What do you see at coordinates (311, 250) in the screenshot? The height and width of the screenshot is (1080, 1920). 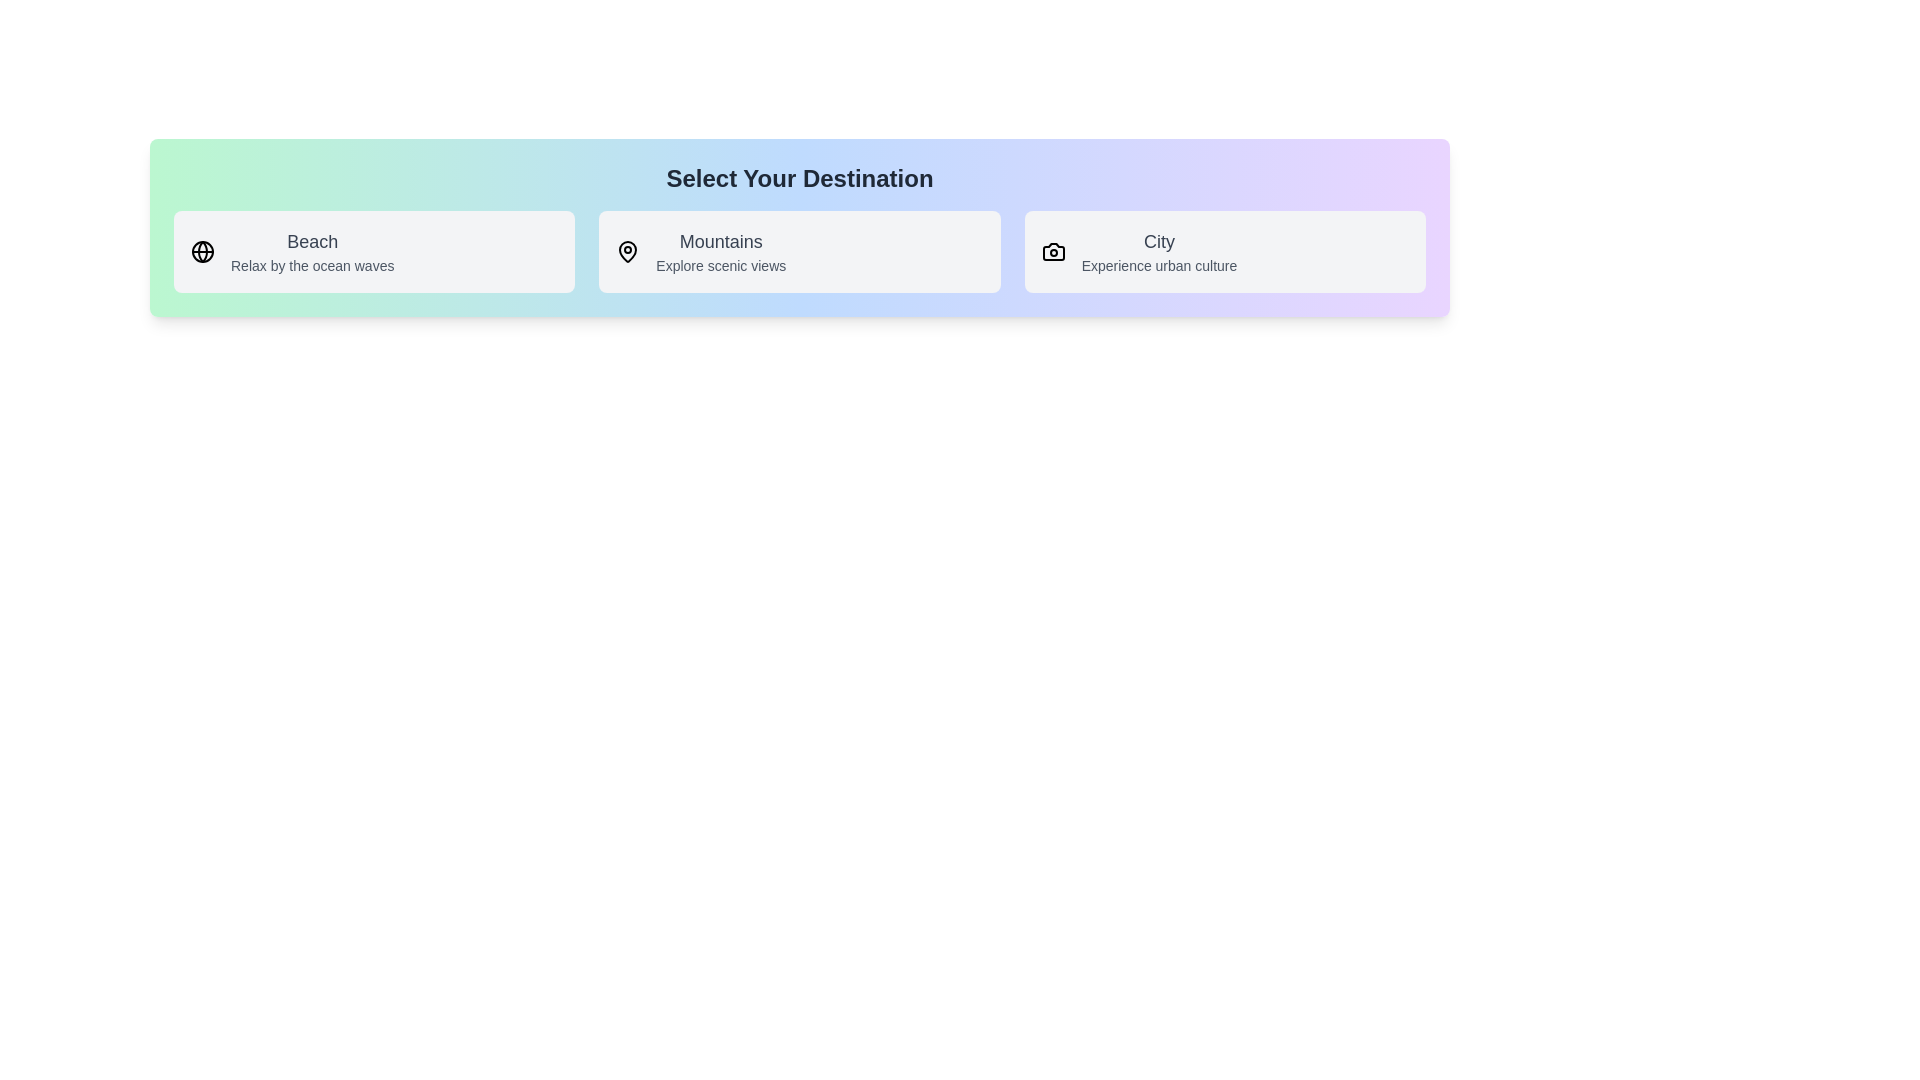 I see `the static text component labeled 'Beach' which provides information about relaxing by the ocean waves, located in the leftmost position of three options under 'Select Your Destination.'` at bounding box center [311, 250].